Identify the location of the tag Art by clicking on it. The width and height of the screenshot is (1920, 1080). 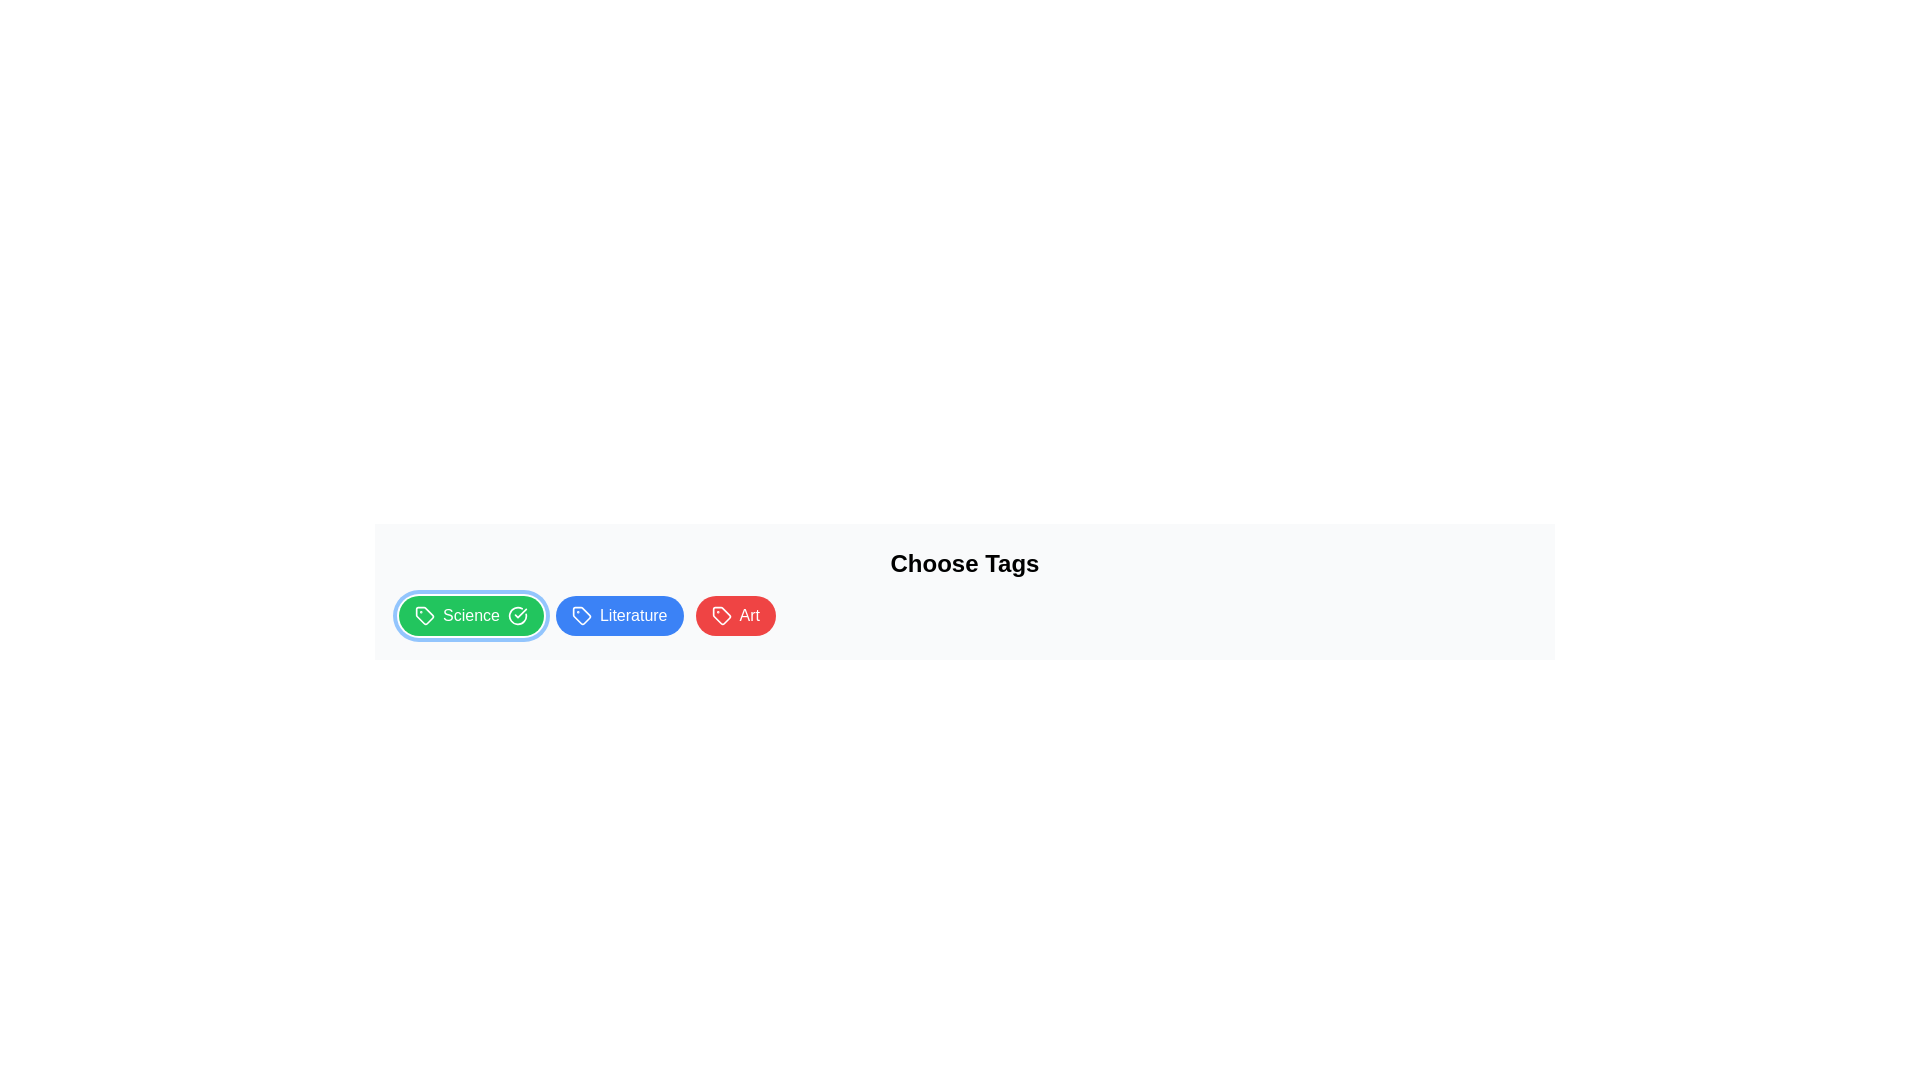
(733, 615).